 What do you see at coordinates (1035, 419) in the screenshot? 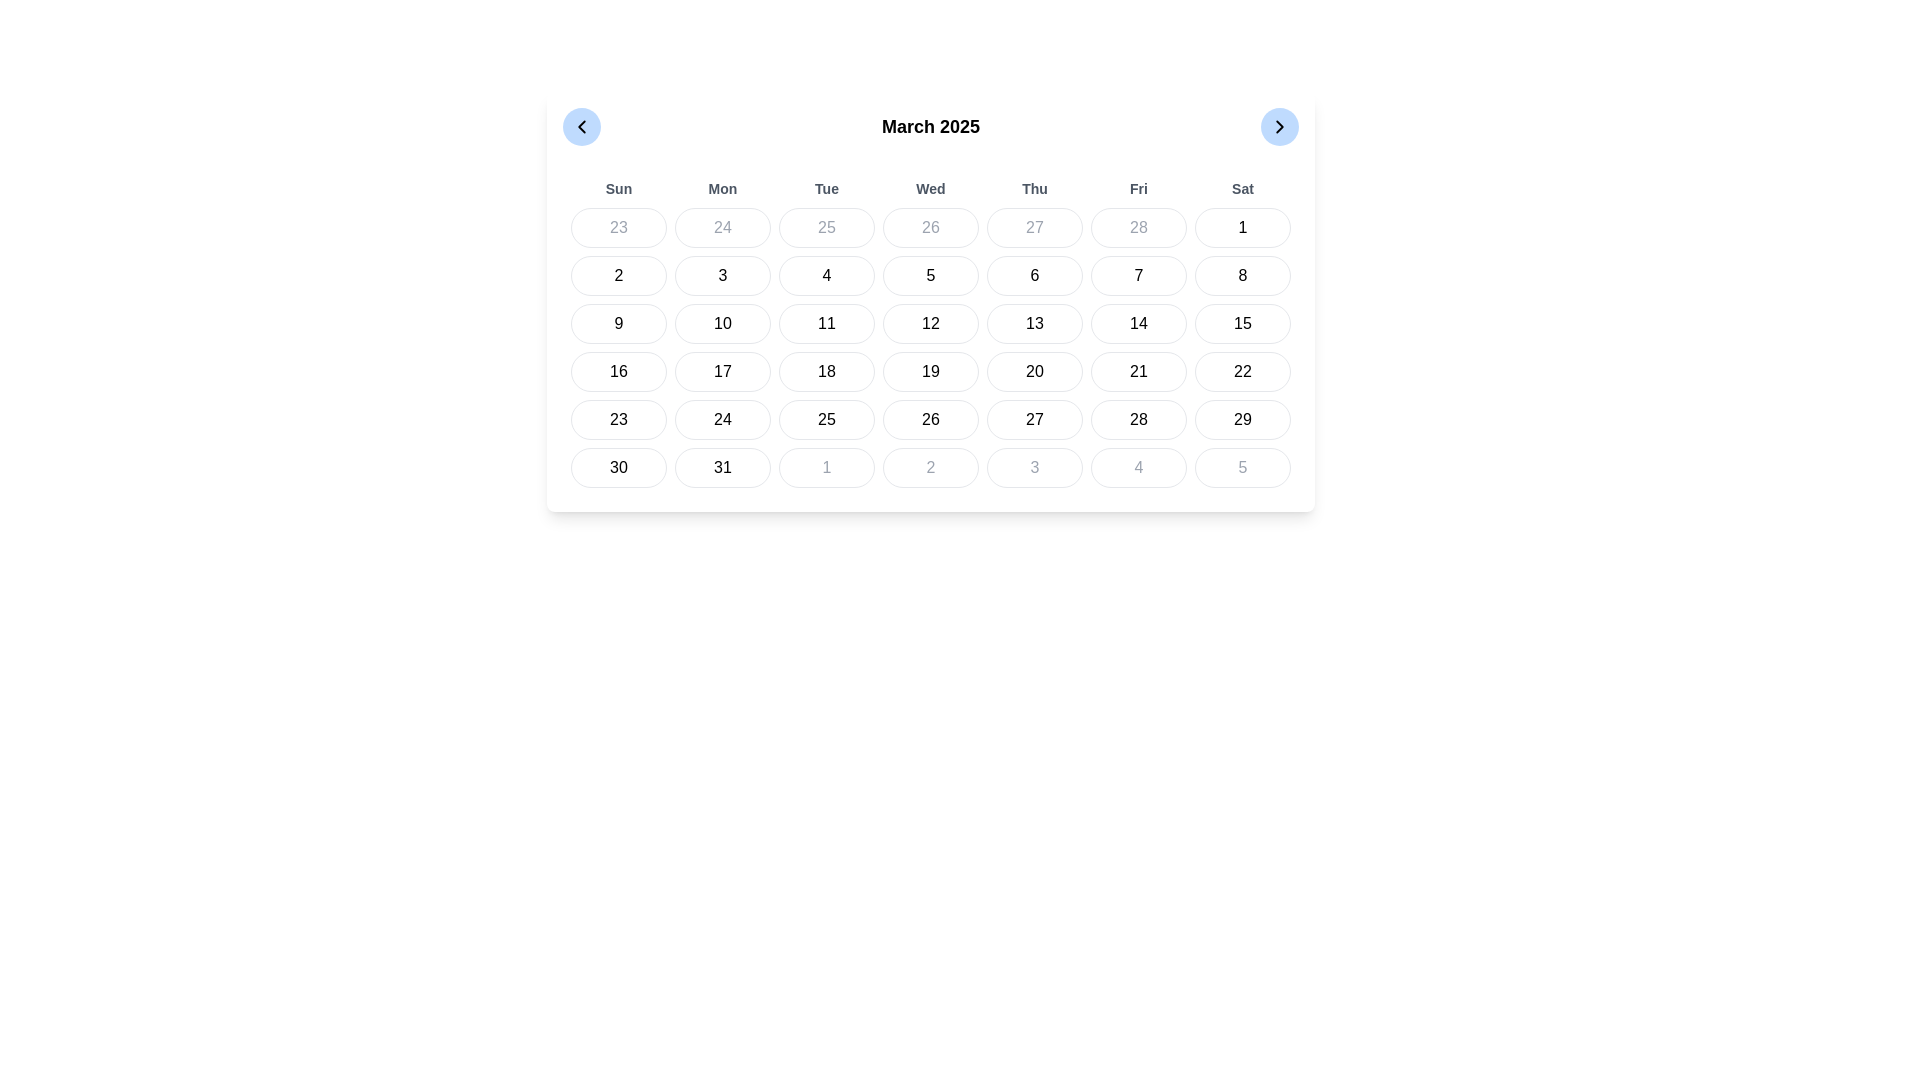
I see `the button representing the date '27' in the March 2025 calendar interface` at bounding box center [1035, 419].